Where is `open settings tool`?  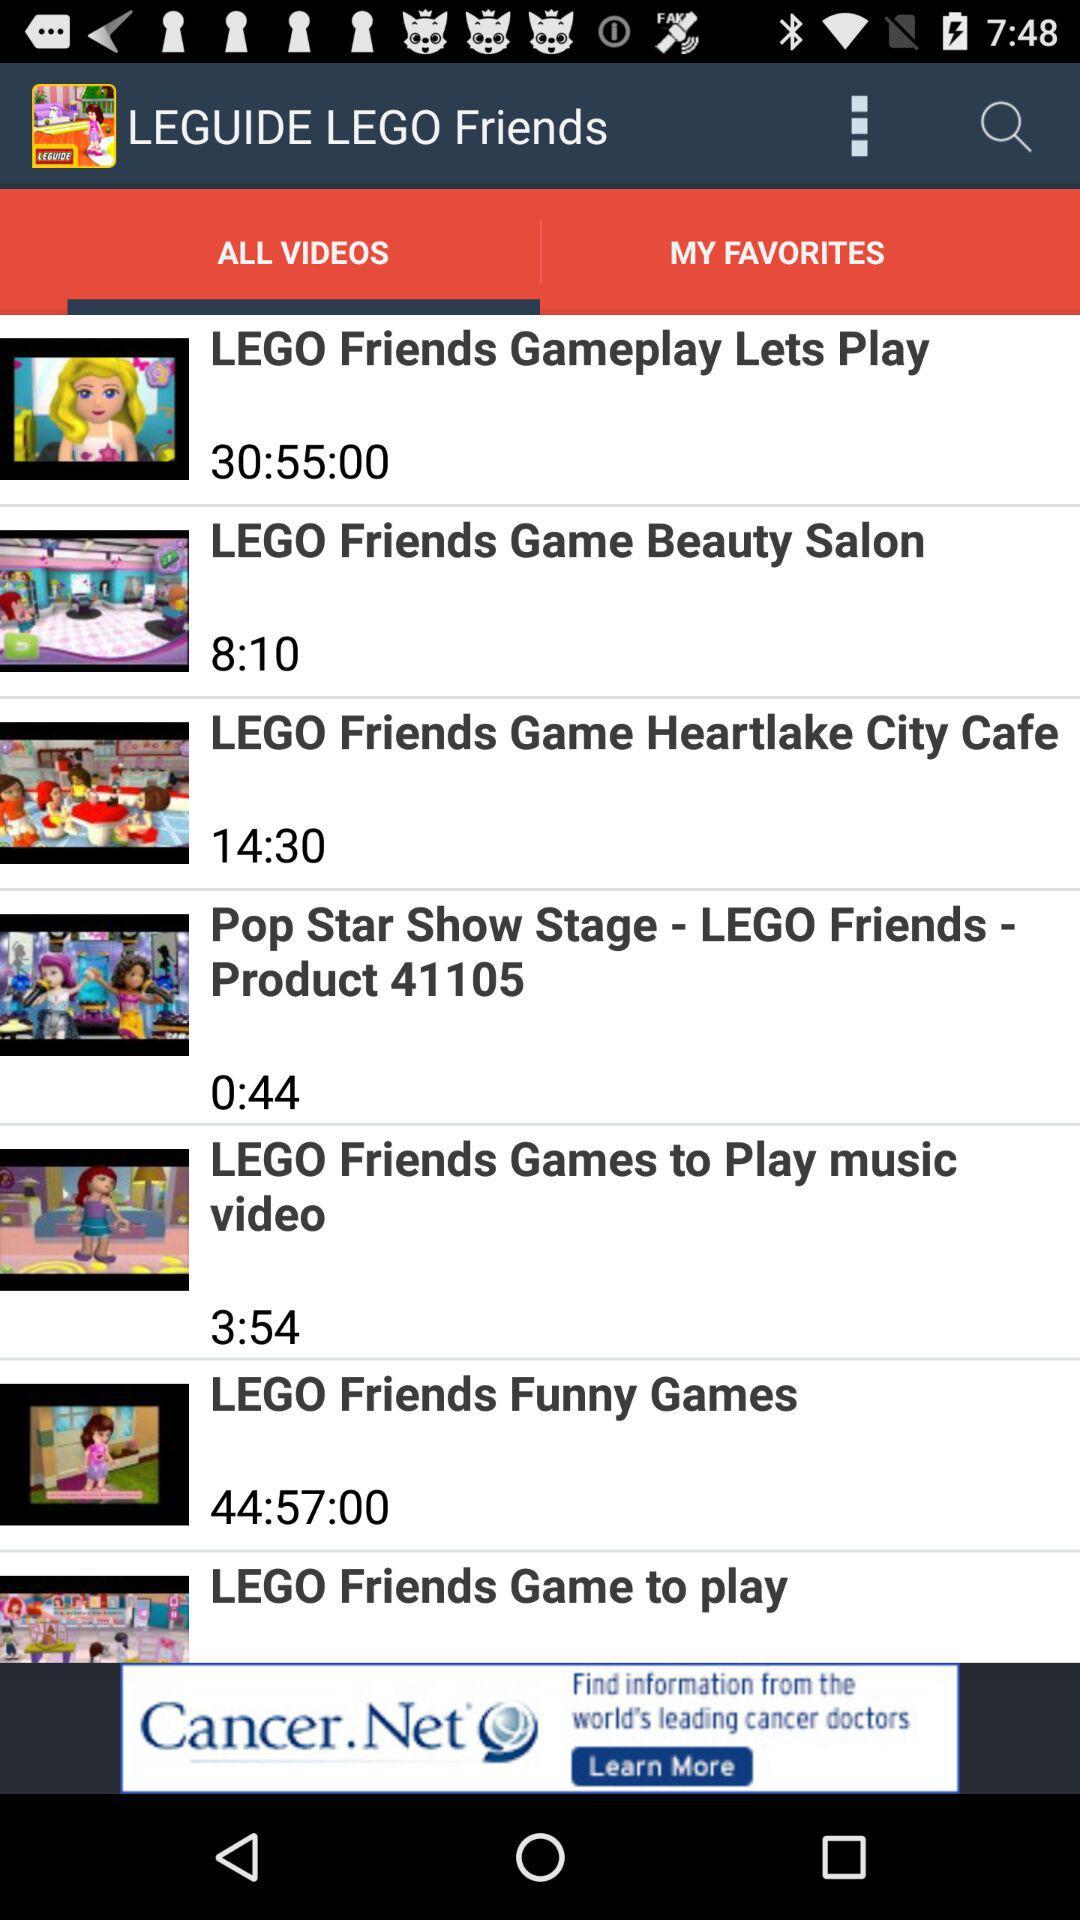 open settings tool is located at coordinates (858, 124).